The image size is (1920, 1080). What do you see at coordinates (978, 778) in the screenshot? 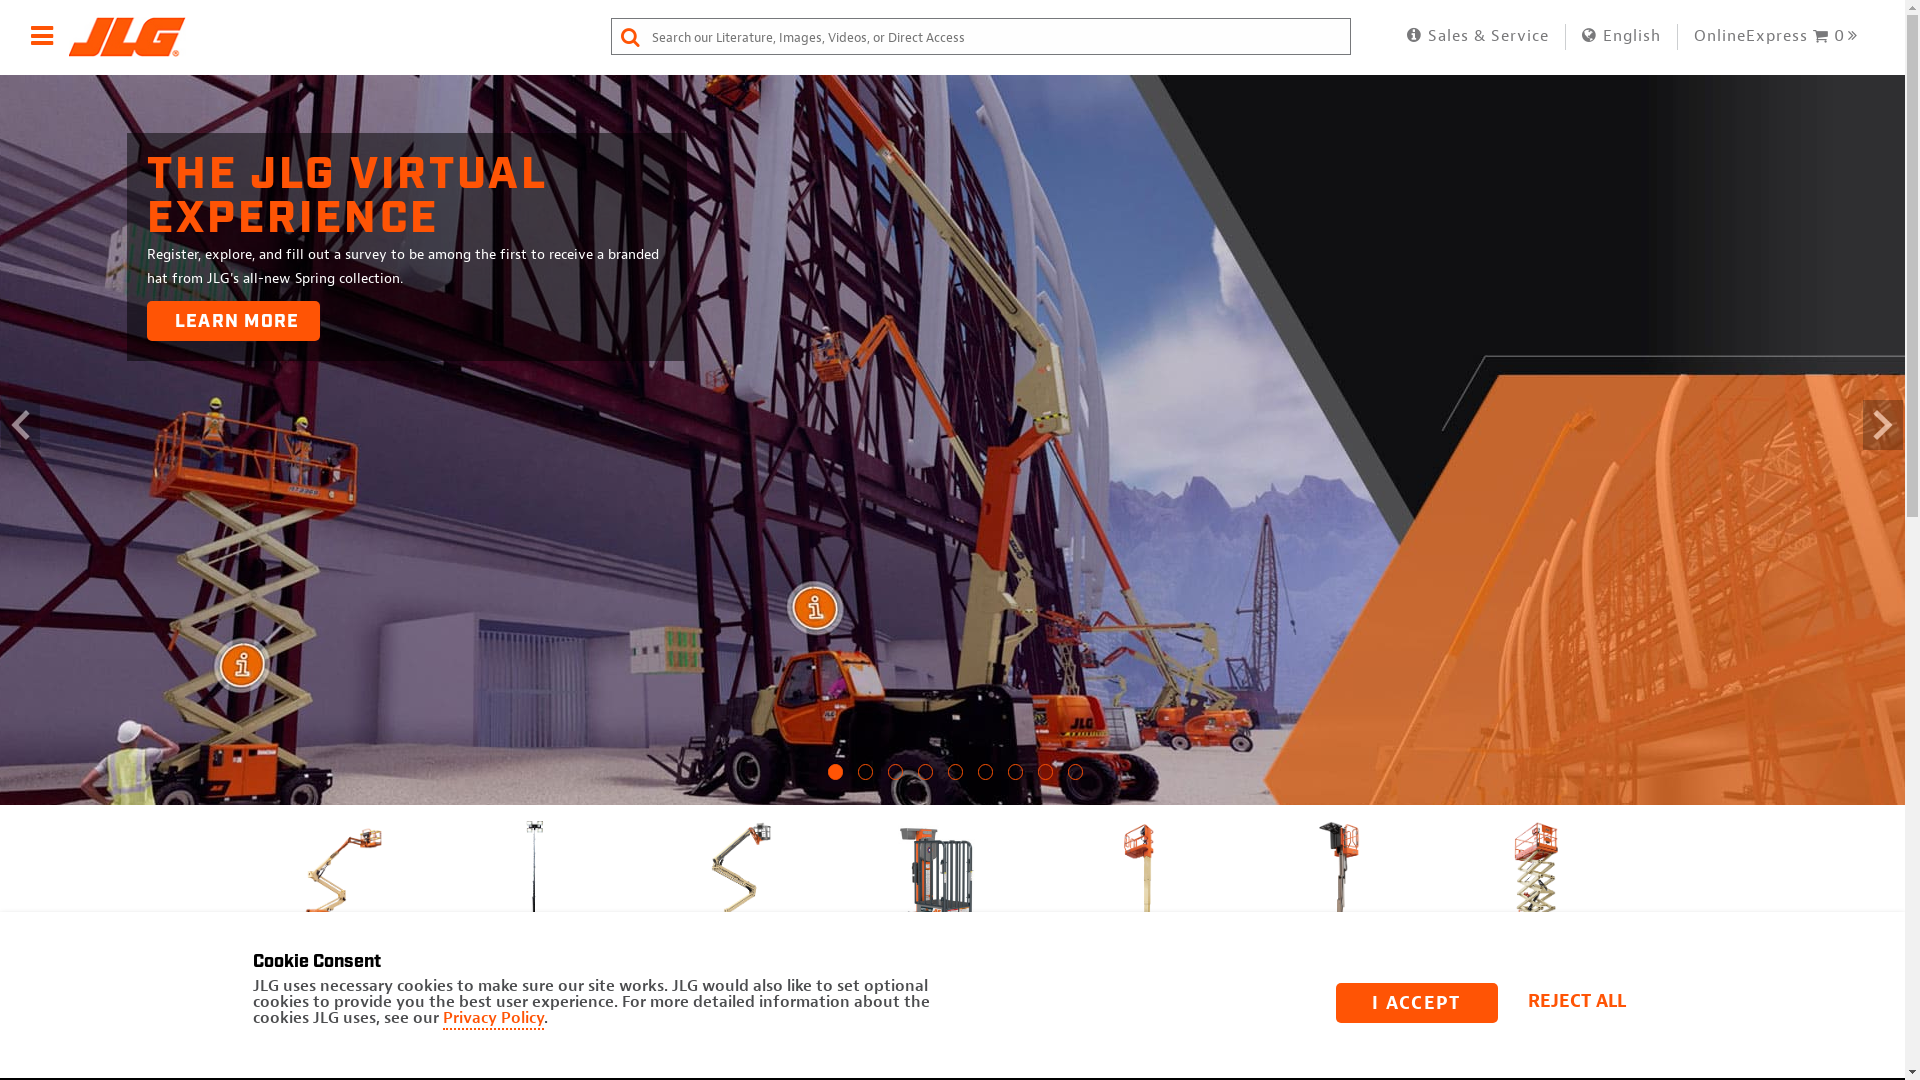
I see `'6'` at bounding box center [978, 778].